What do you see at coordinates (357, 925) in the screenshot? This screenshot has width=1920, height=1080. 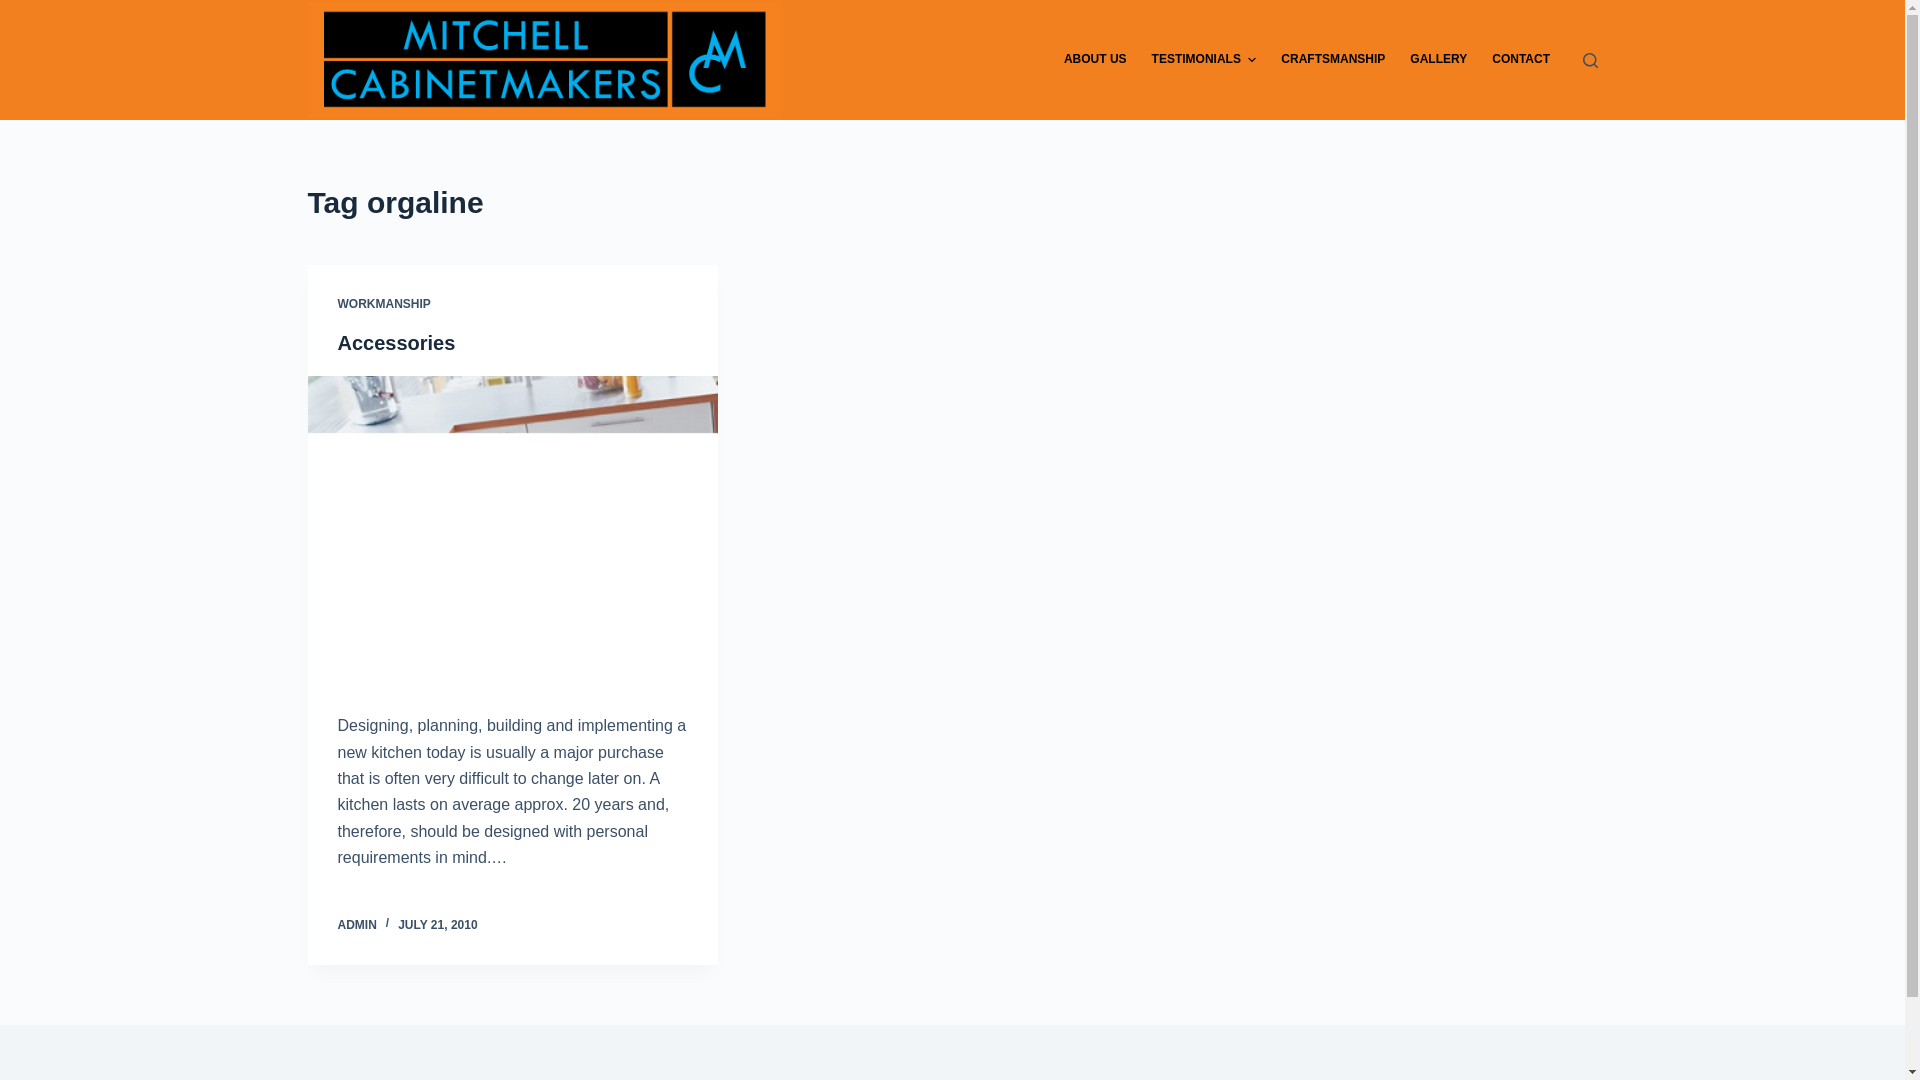 I see `'ADMIN'` at bounding box center [357, 925].